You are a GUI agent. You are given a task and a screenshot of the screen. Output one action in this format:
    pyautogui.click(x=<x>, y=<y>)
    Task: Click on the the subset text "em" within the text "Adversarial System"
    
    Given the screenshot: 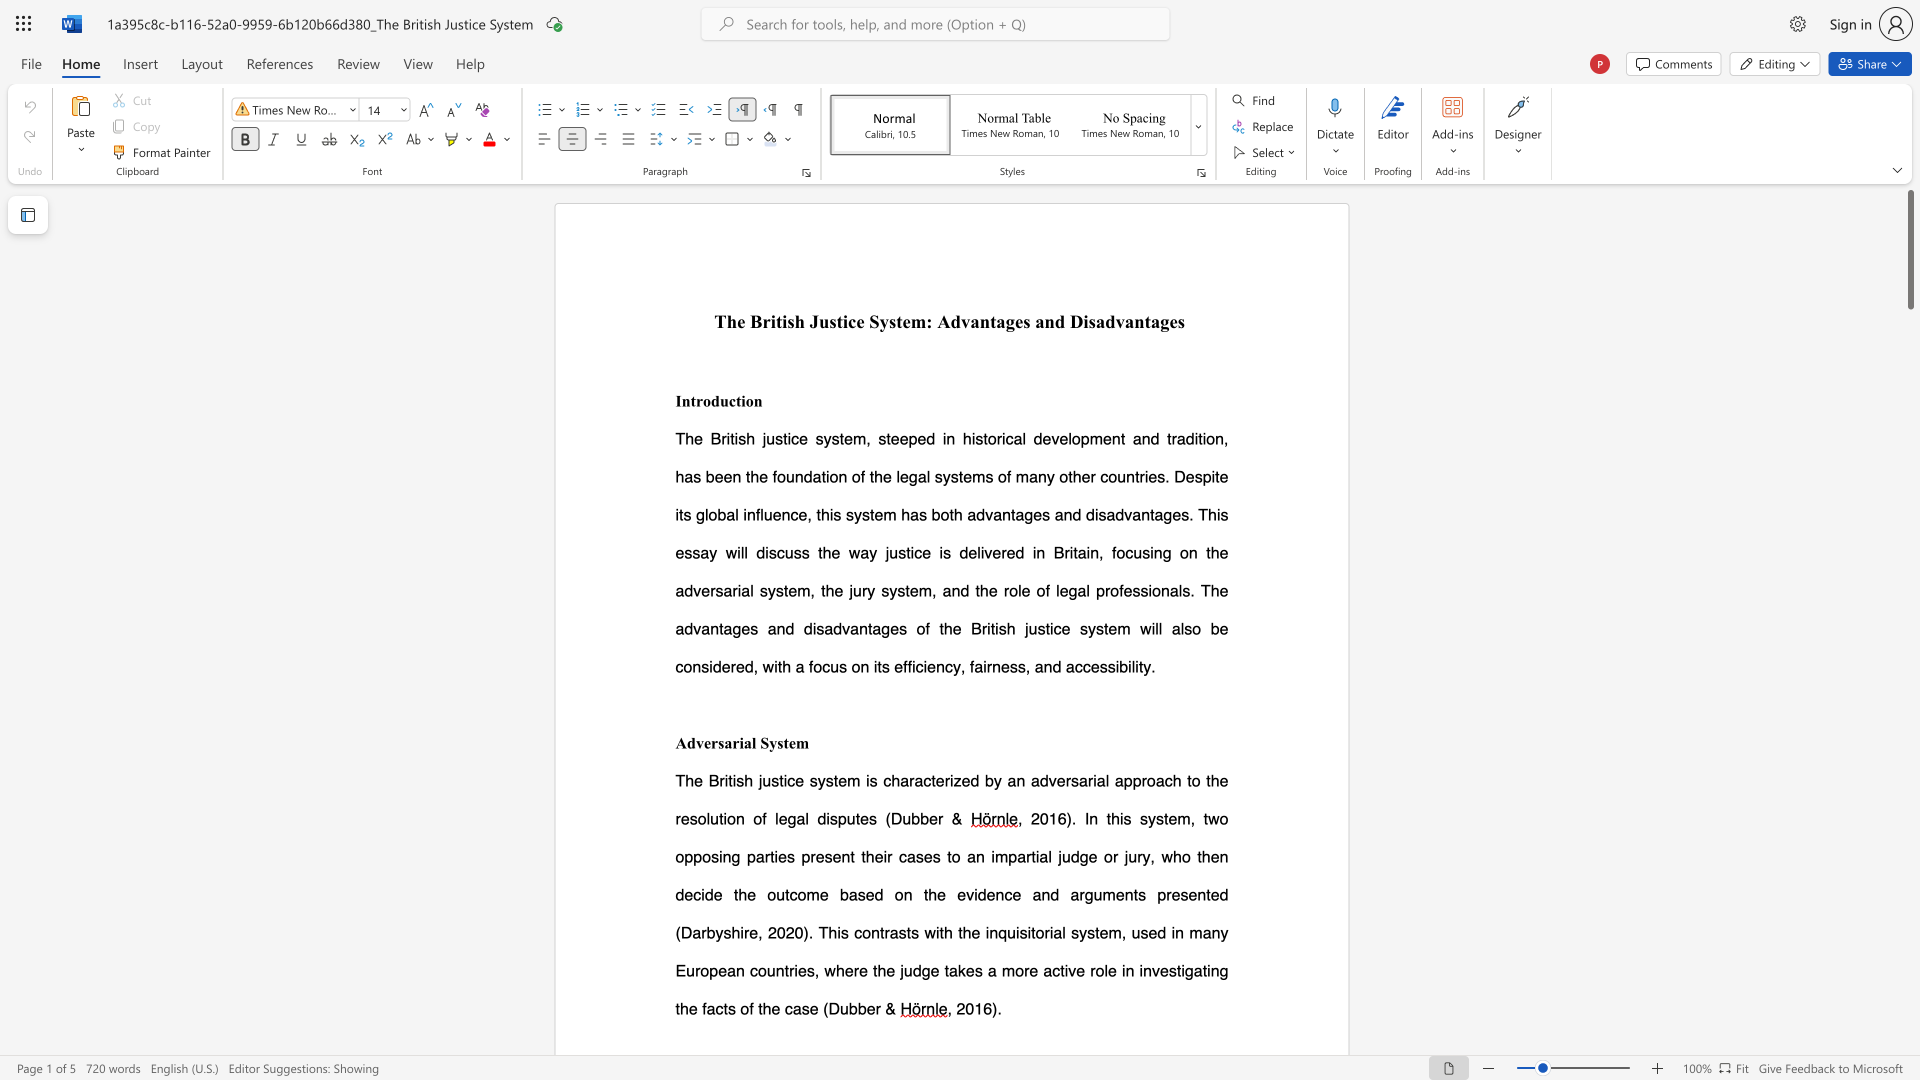 What is the action you would take?
    pyautogui.click(x=787, y=743)
    